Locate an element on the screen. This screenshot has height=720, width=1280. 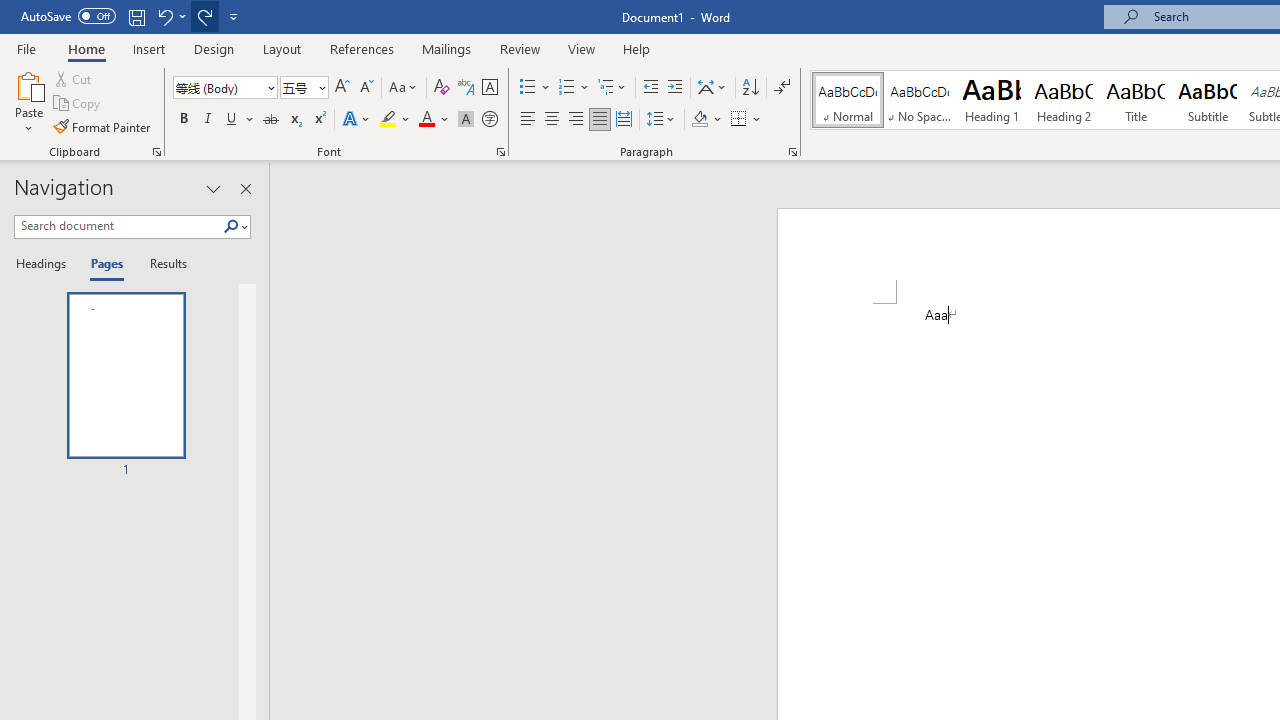
'Heading 2' is located at coordinates (1062, 100).